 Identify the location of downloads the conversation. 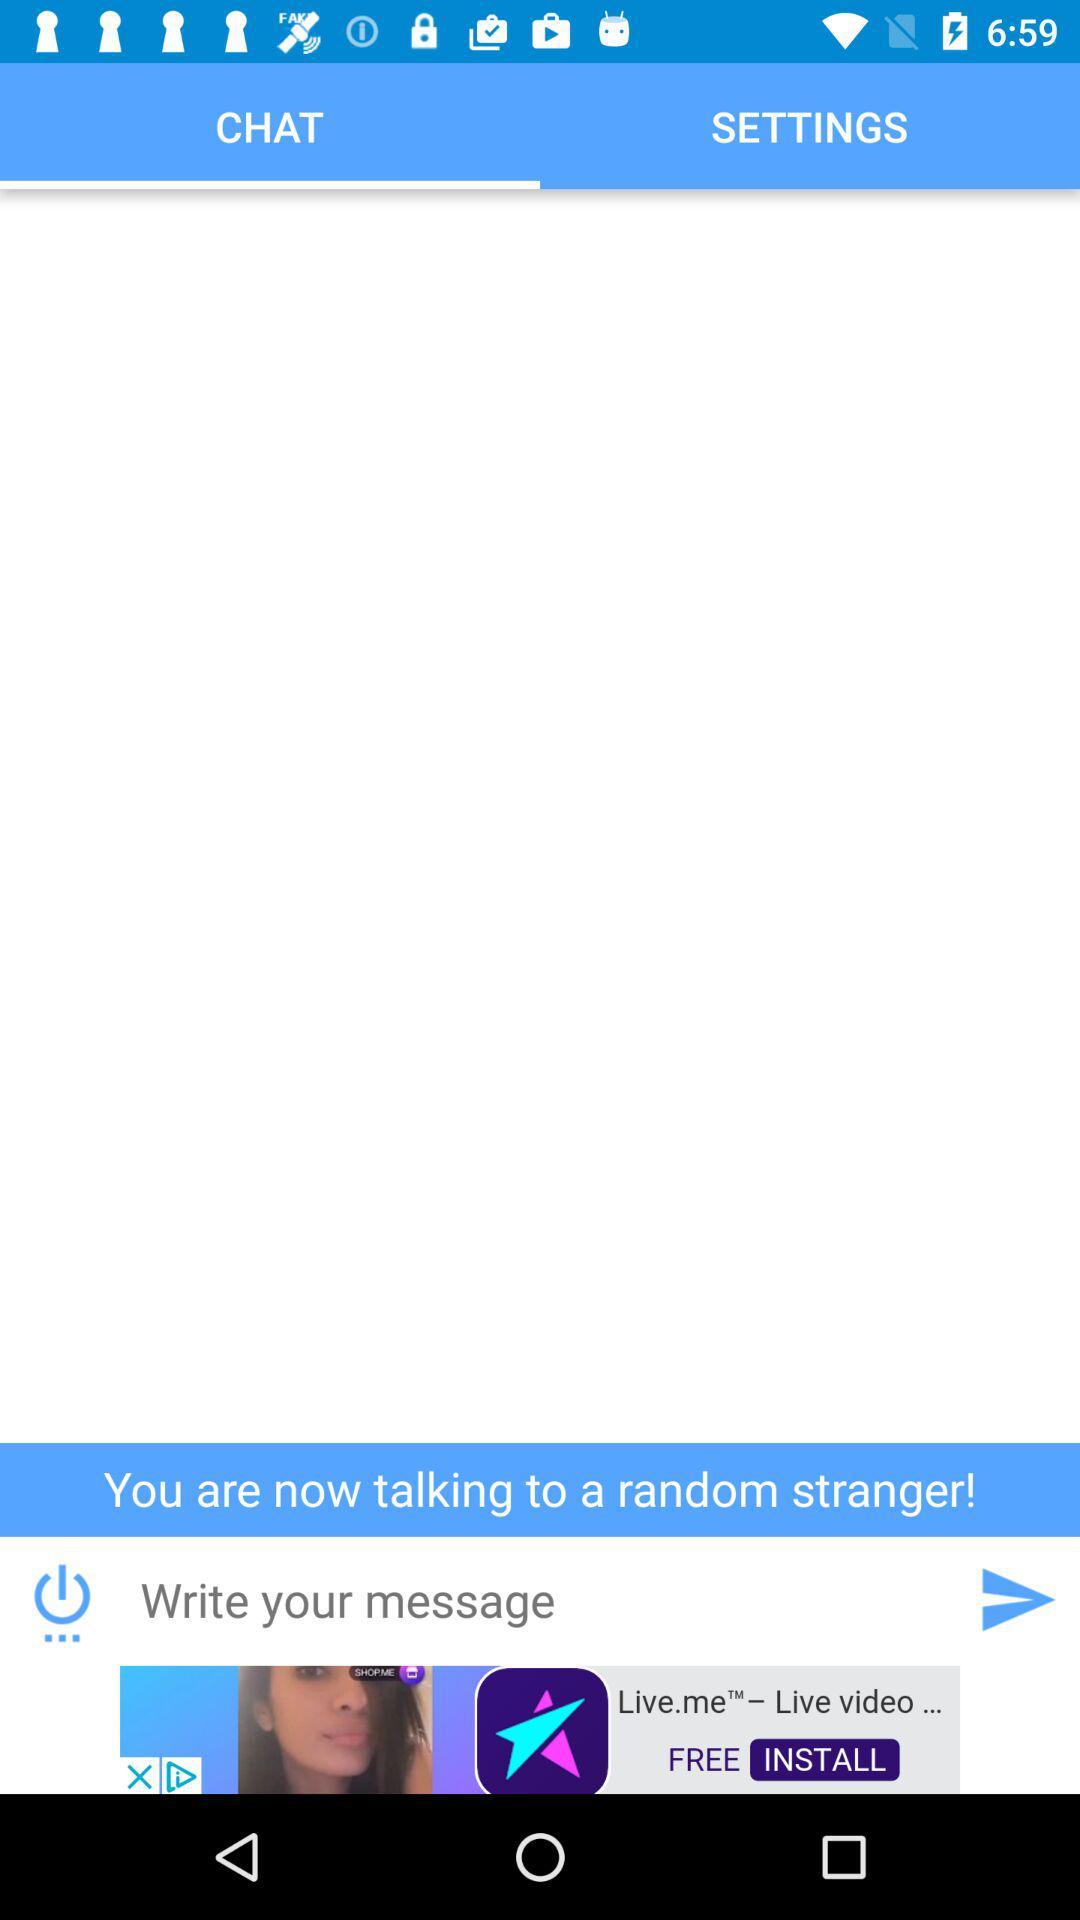
(61, 1598).